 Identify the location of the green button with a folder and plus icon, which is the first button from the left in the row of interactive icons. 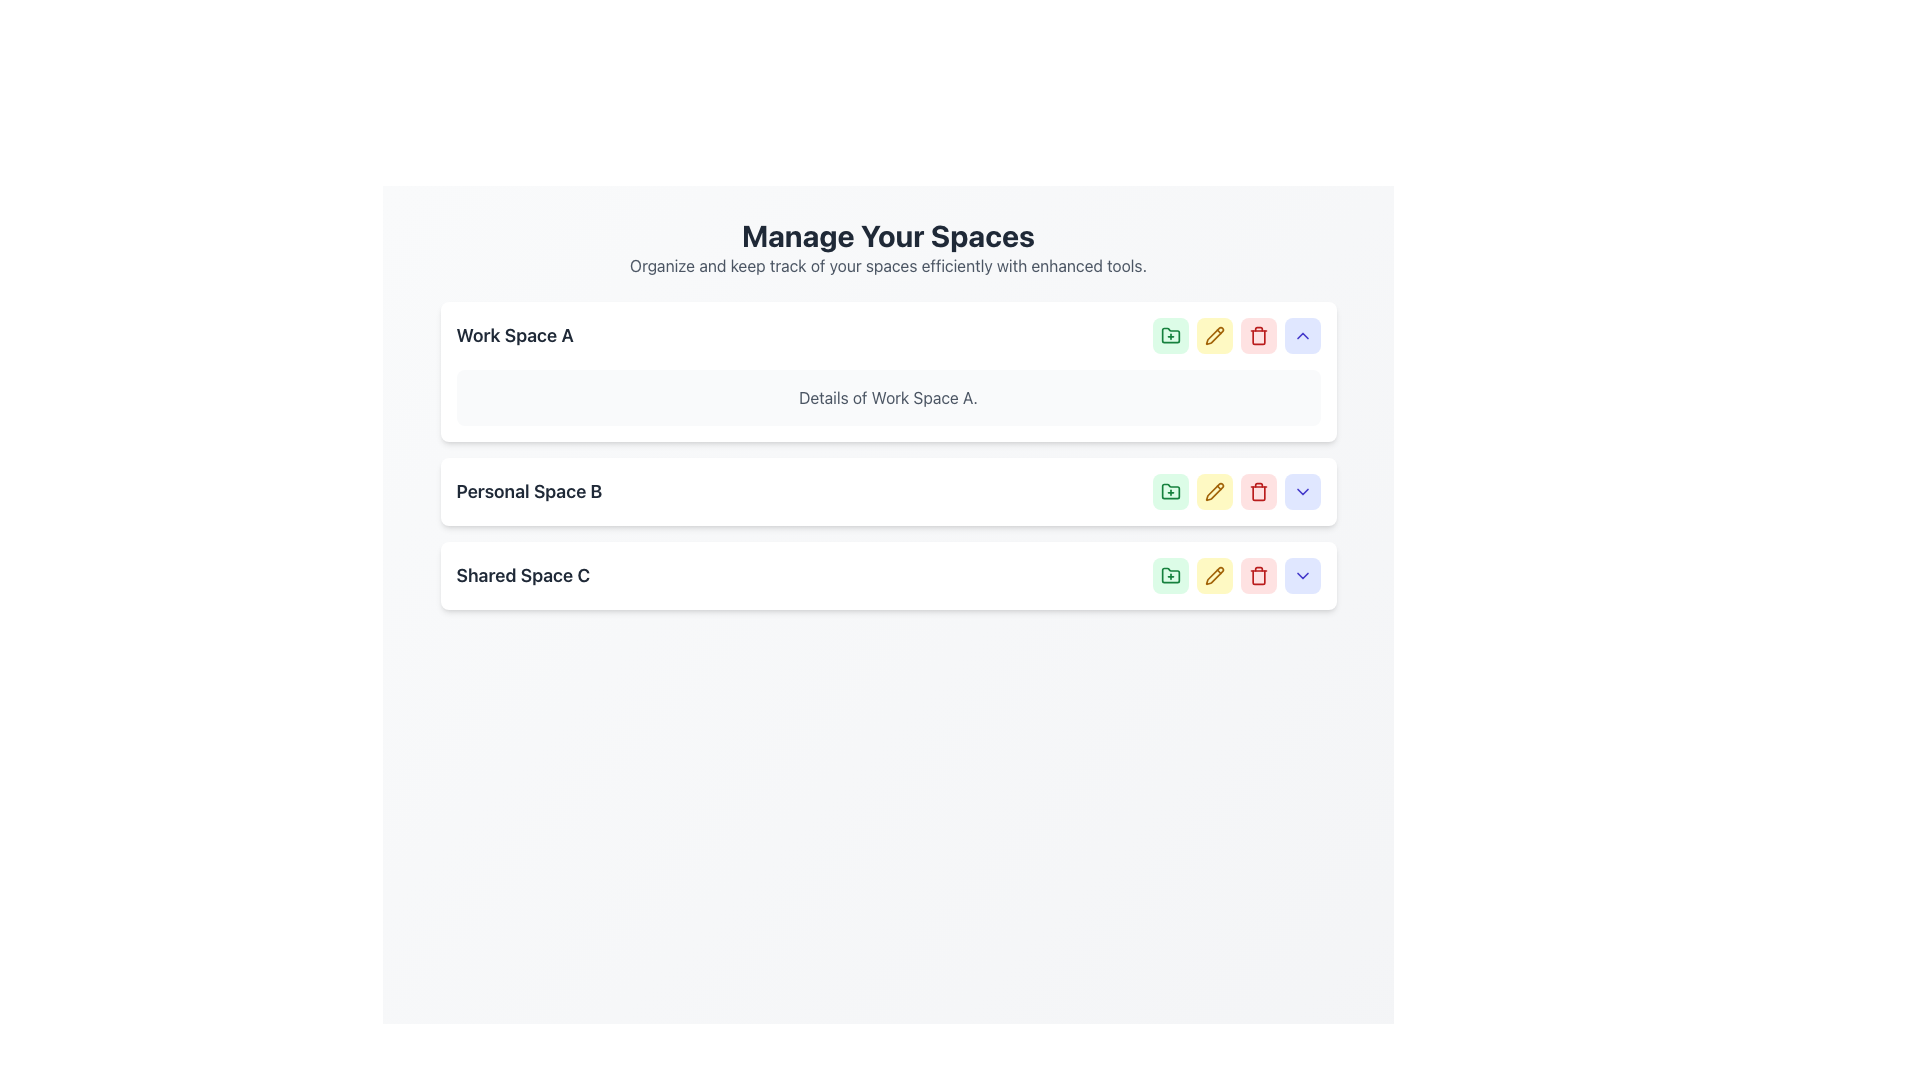
(1170, 334).